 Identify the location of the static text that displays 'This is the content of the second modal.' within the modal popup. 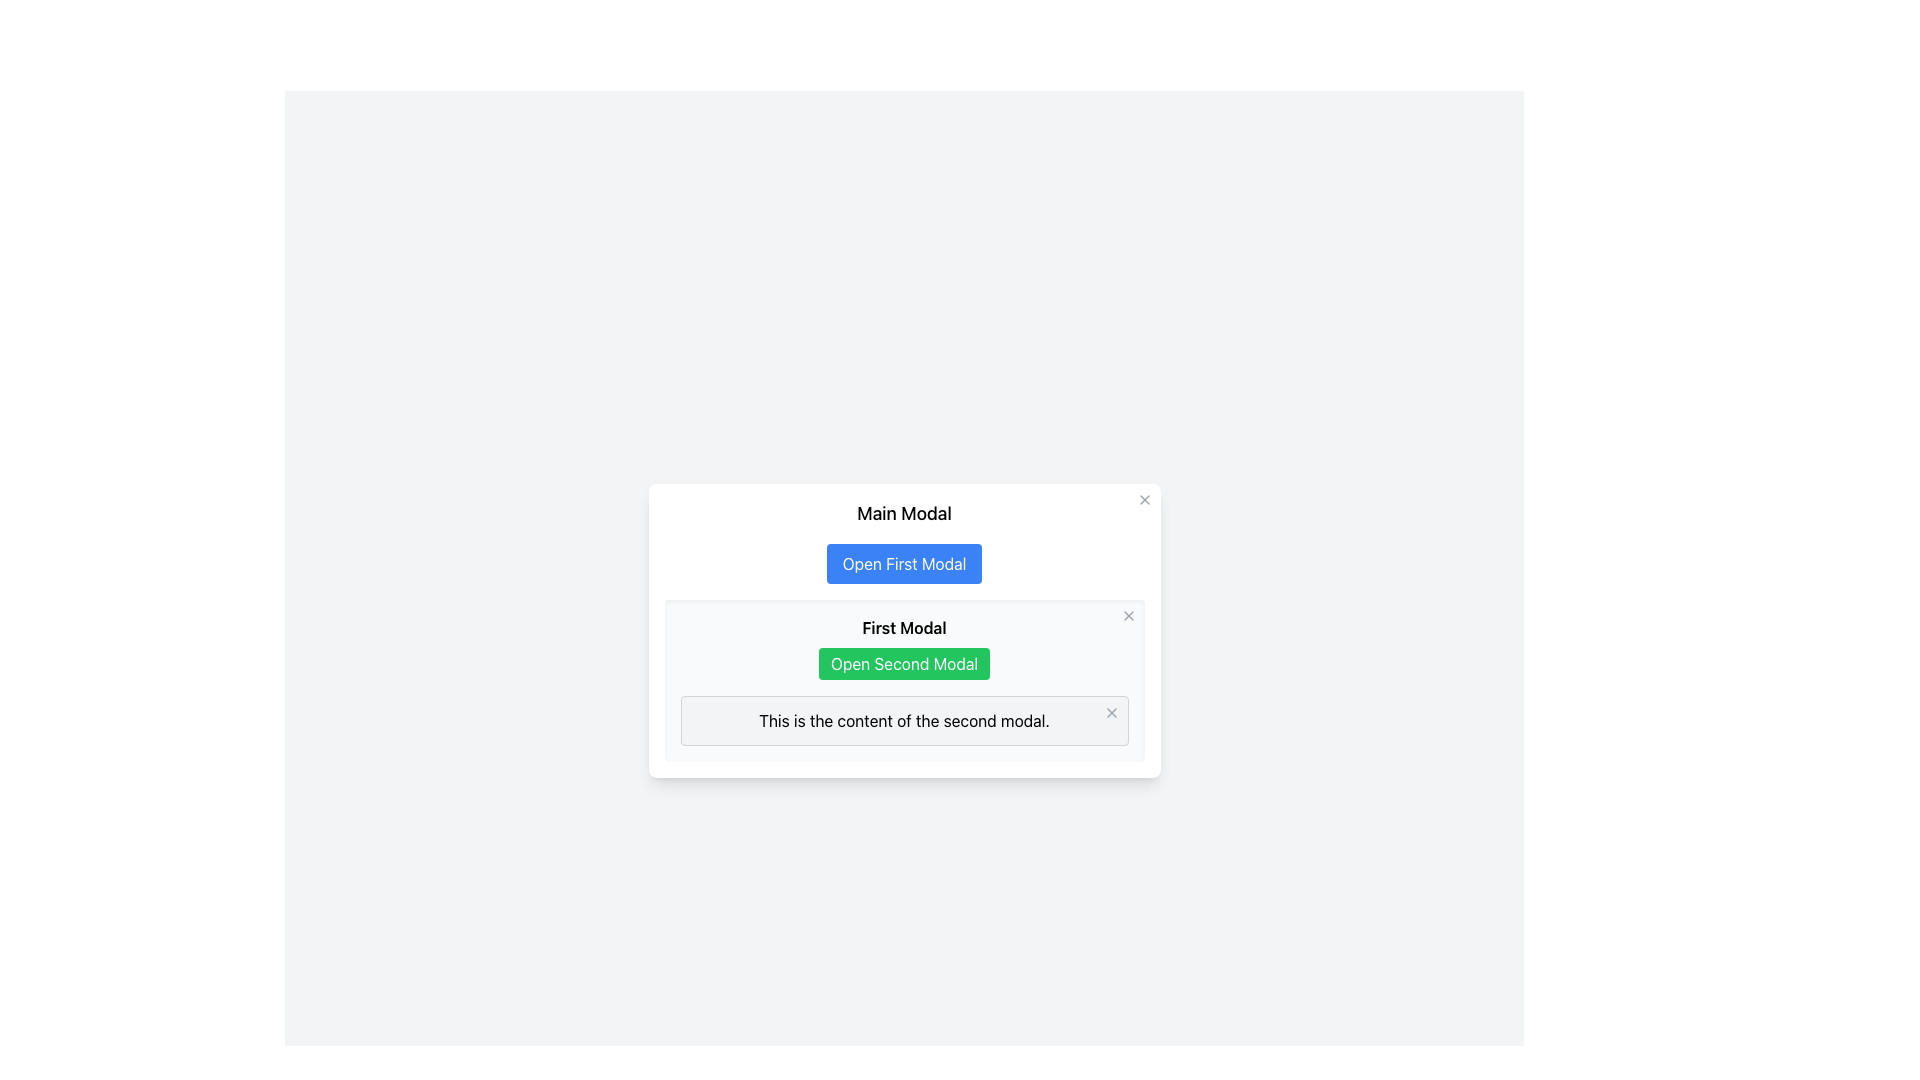
(903, 721).